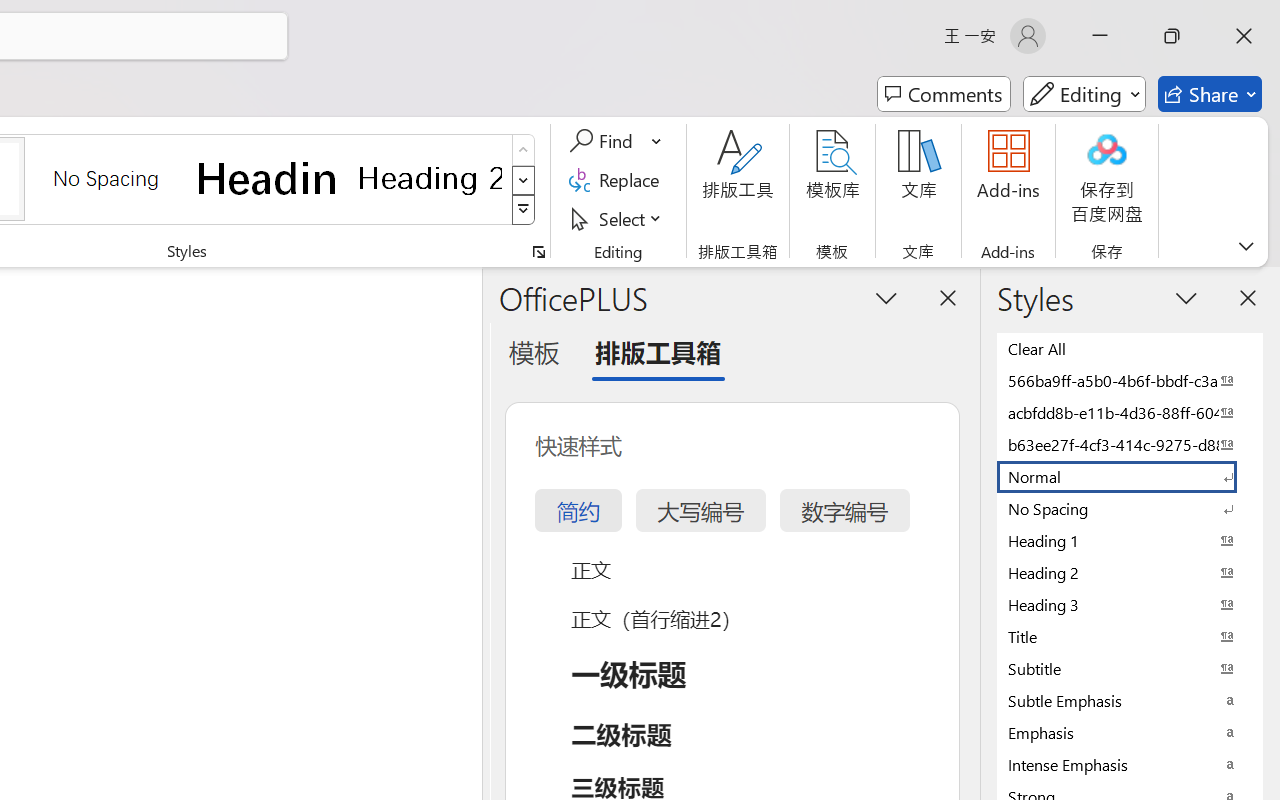 The height and width of the screenshot is (800, 1280). I want to click on 'Emphasis', so click(1130, 731).